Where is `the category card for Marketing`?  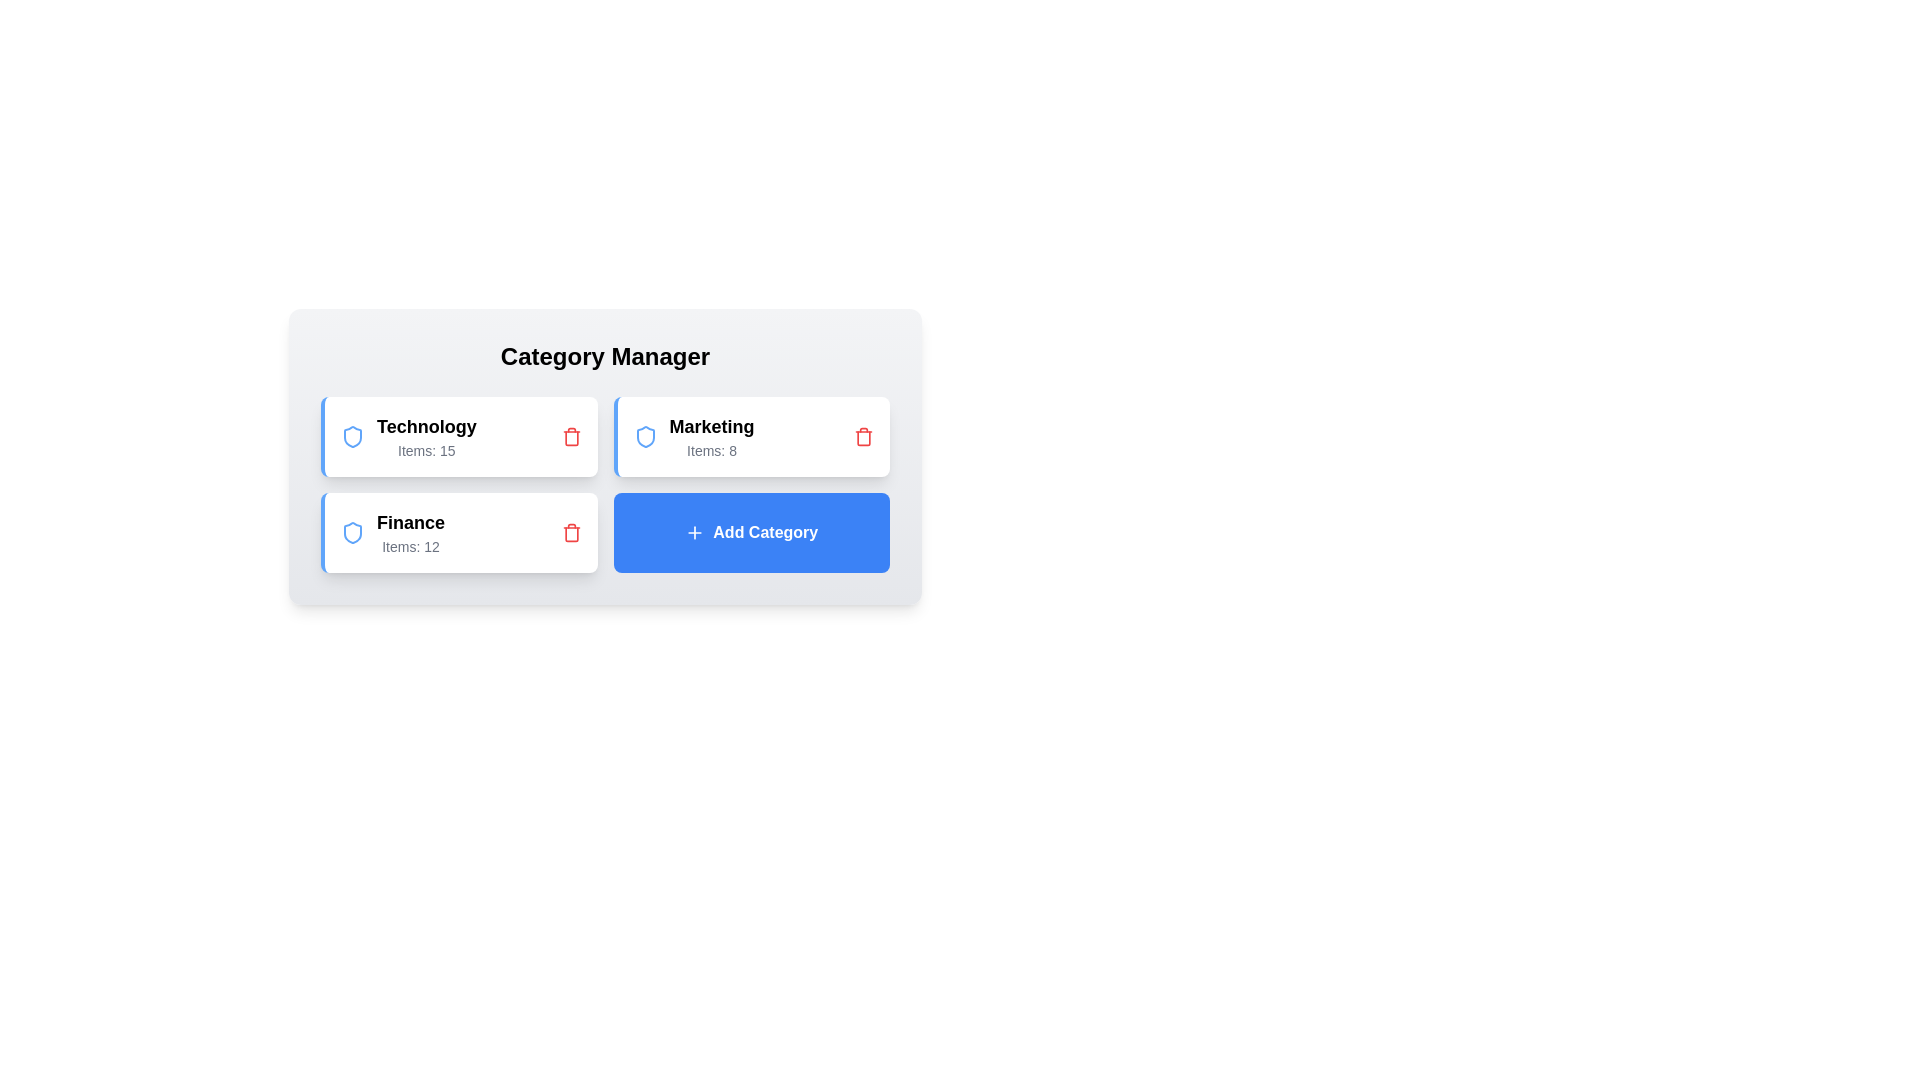 the category card for Marketing is located at coordinates (750, 435).